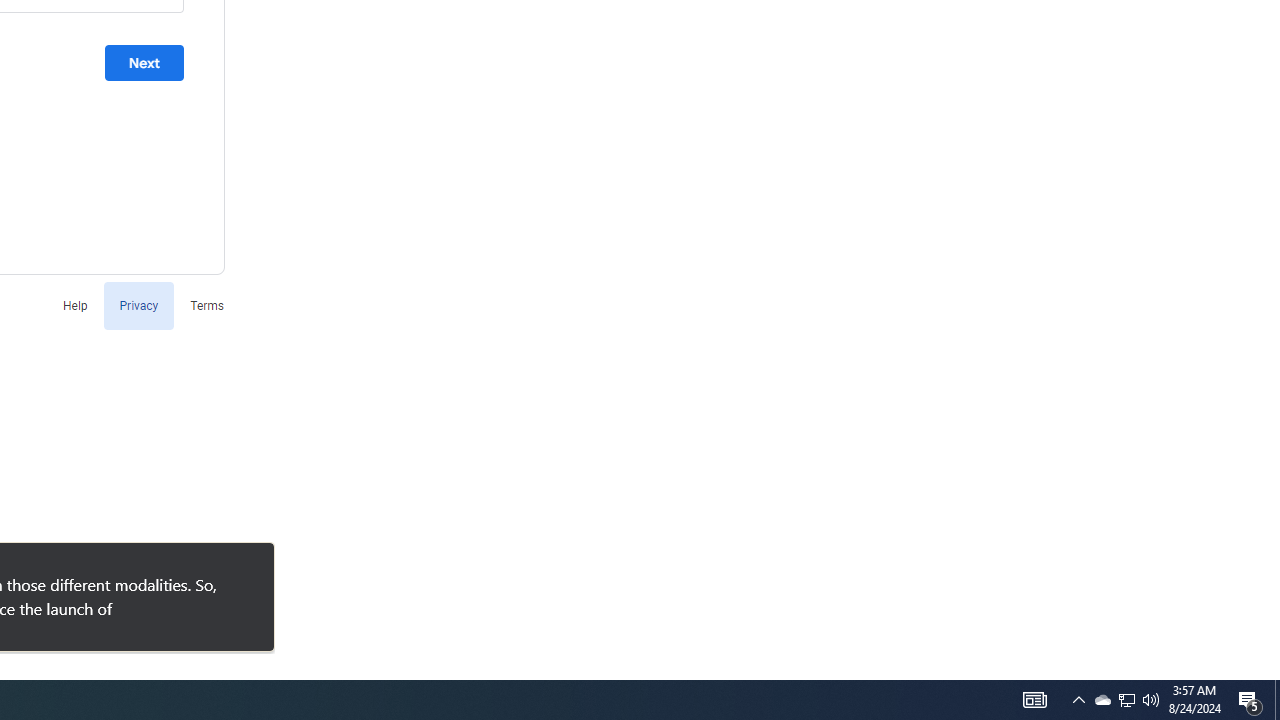  Describe the element at coordinates (143, 62) in the screenshot. I see `'Next'` at that location.